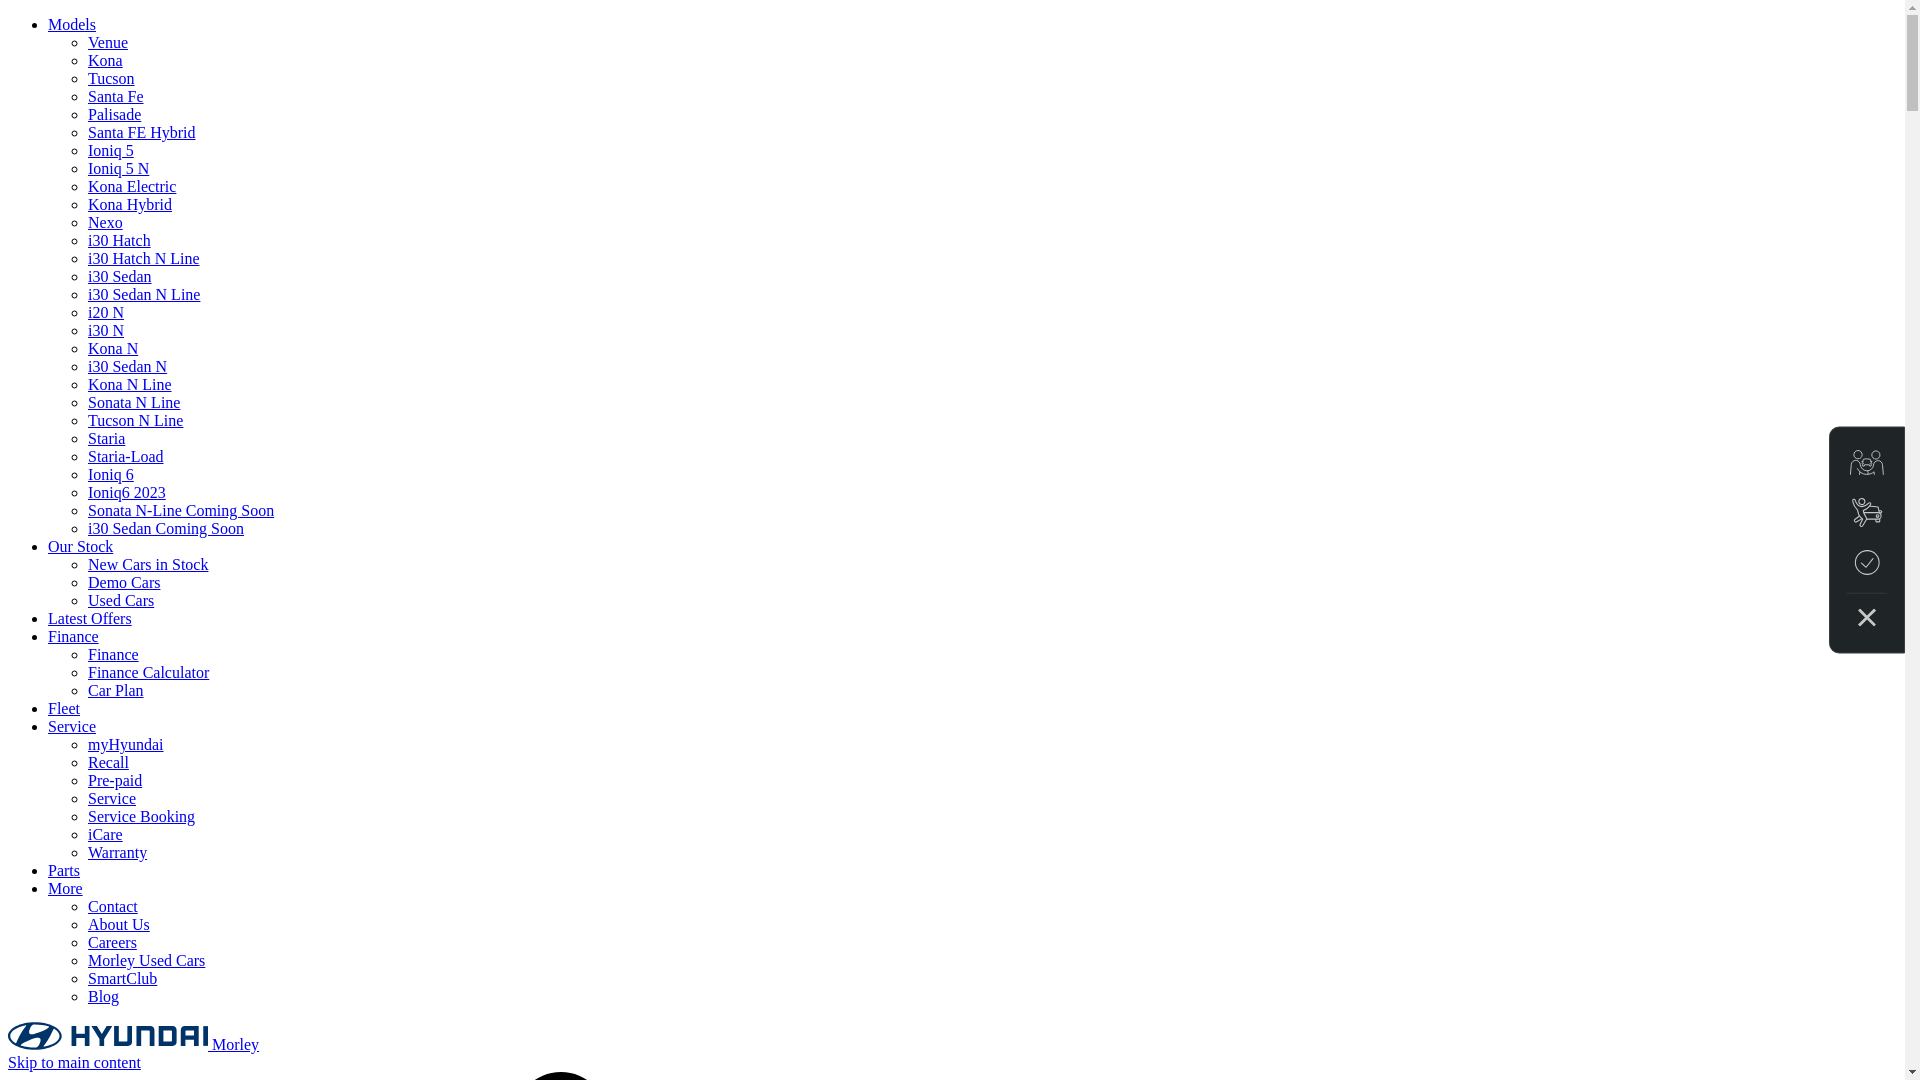  I want to click on 'Contact', so click(112, 906).